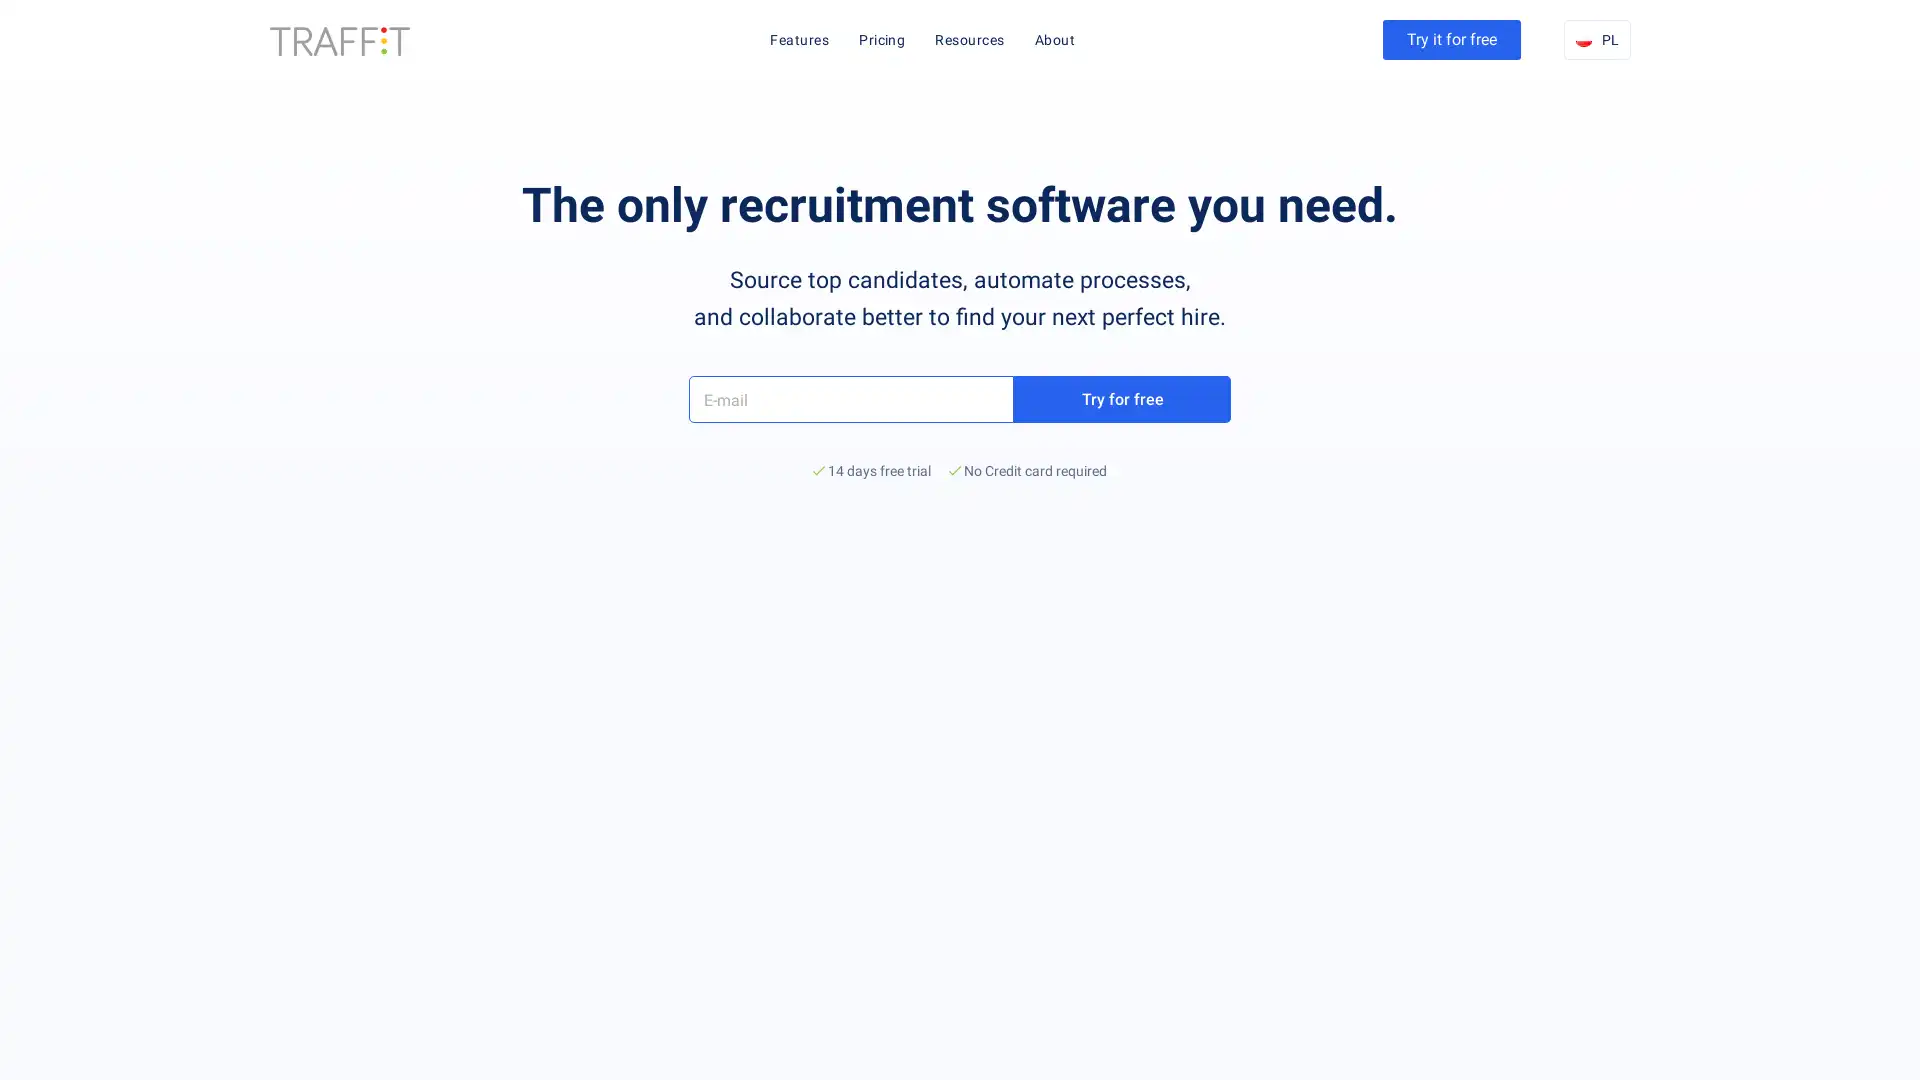  Describe the element at coordinates (1452, 39) in the screenshot. I see `Try it for free` at that location.